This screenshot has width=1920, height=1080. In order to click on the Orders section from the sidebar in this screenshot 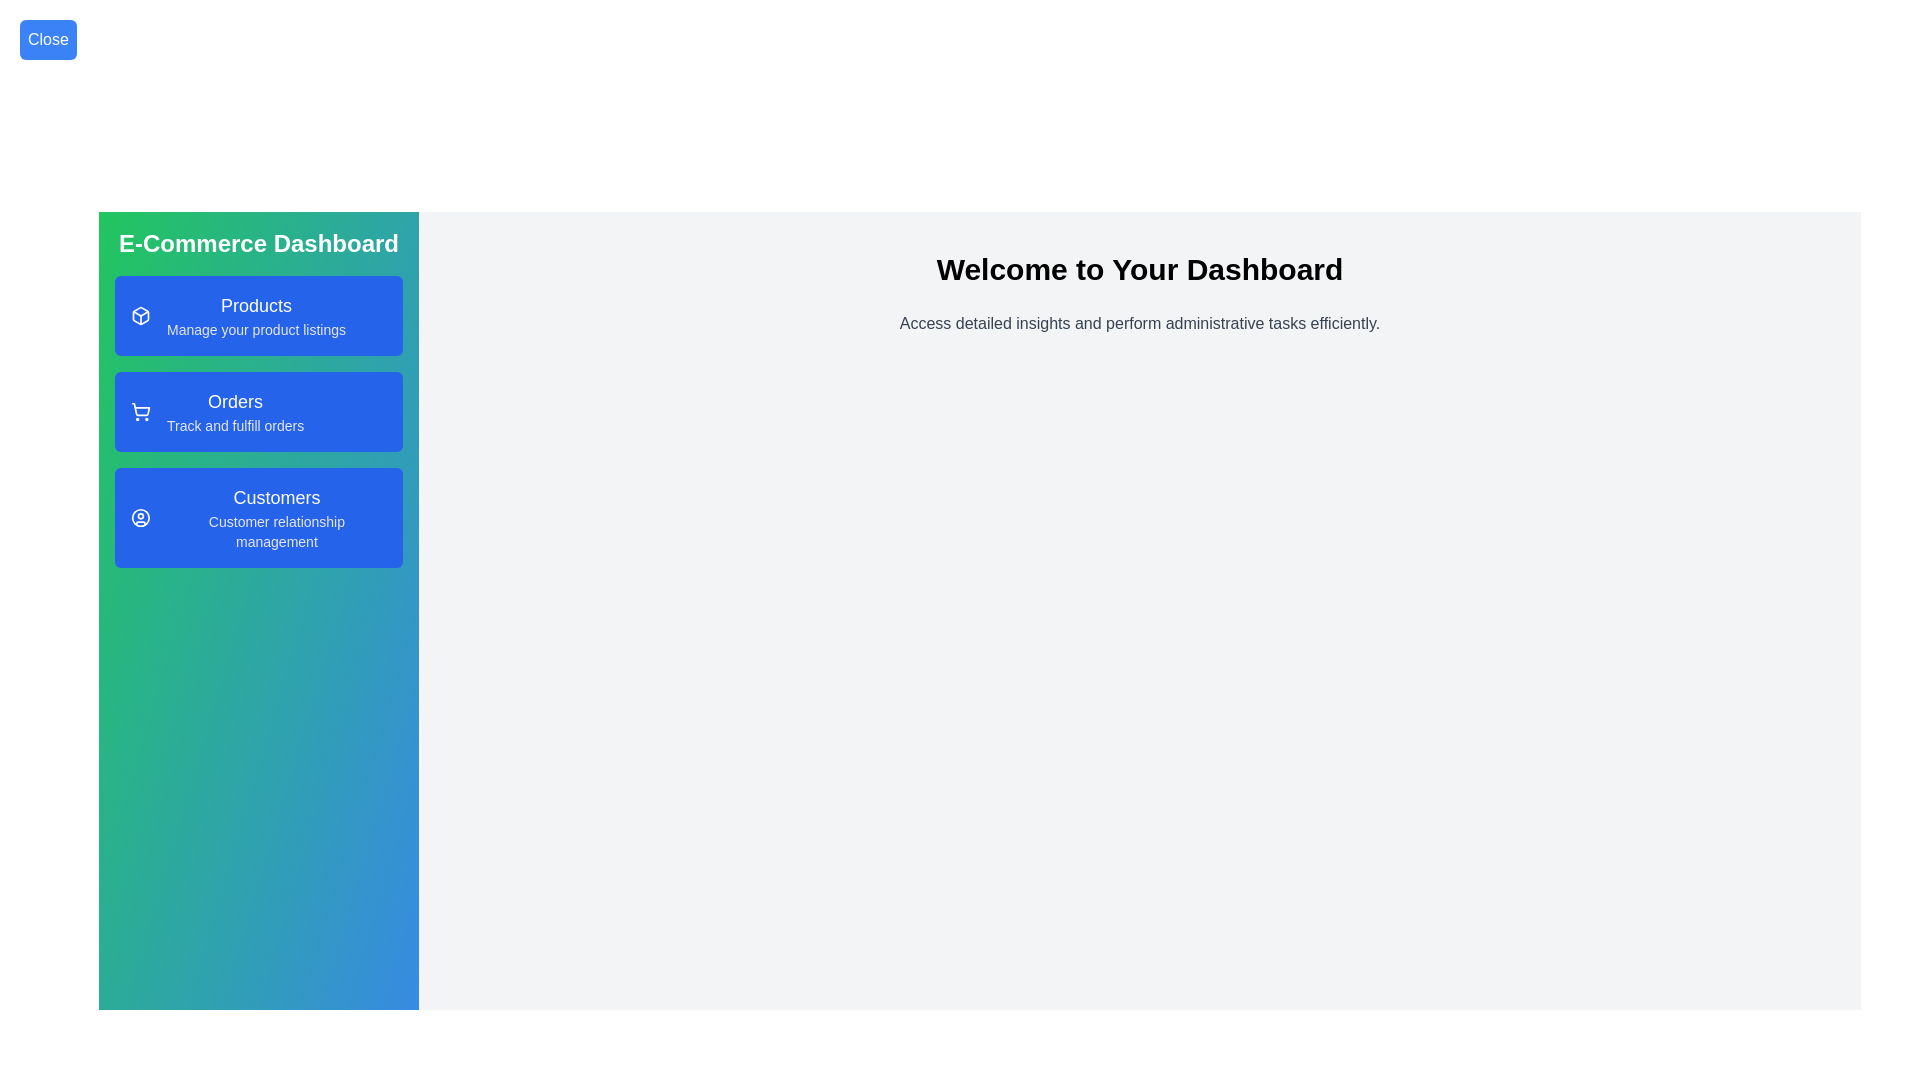, I will do `click(258, 411)`.